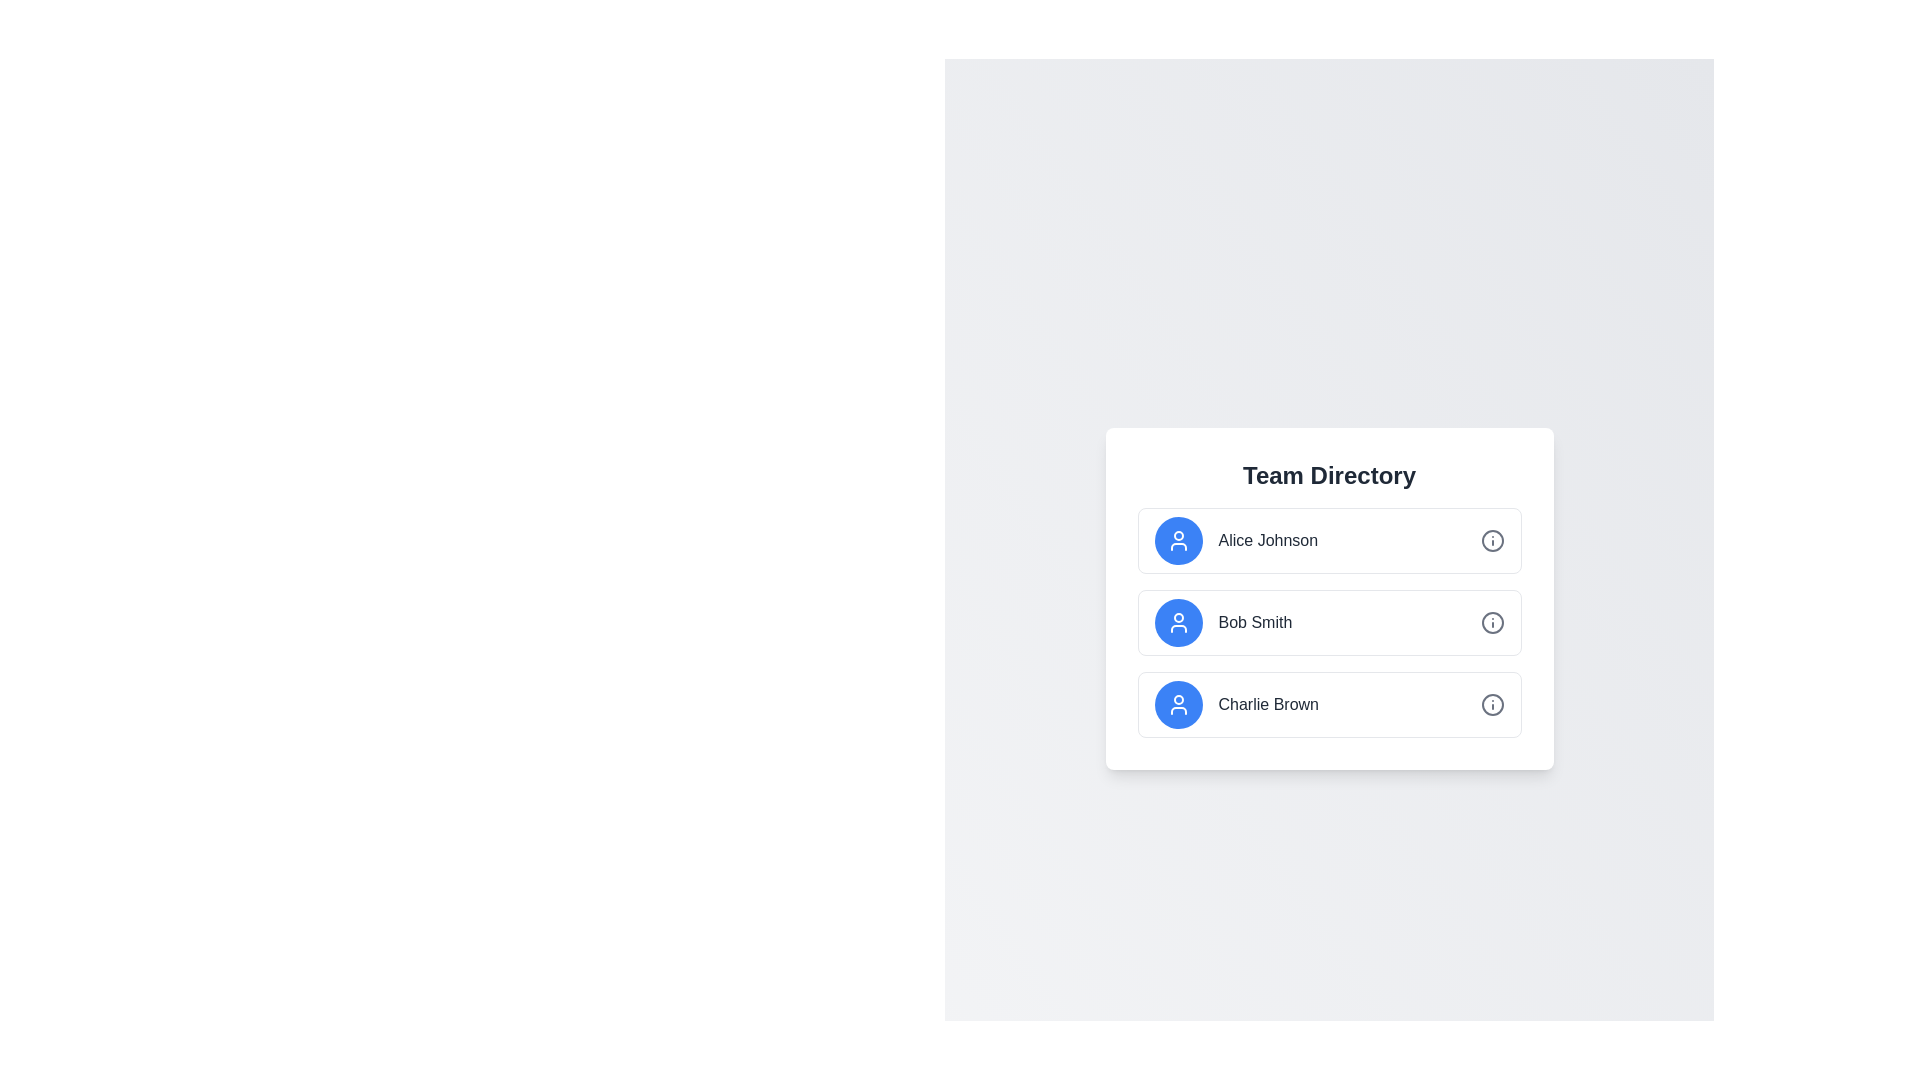 Image resolution: width=1920 pixels, height=1080 pixels. I want to click on to select the list item displaying information about 'Bob Smith', which is the second item in the directory list, so click(1329, 622).